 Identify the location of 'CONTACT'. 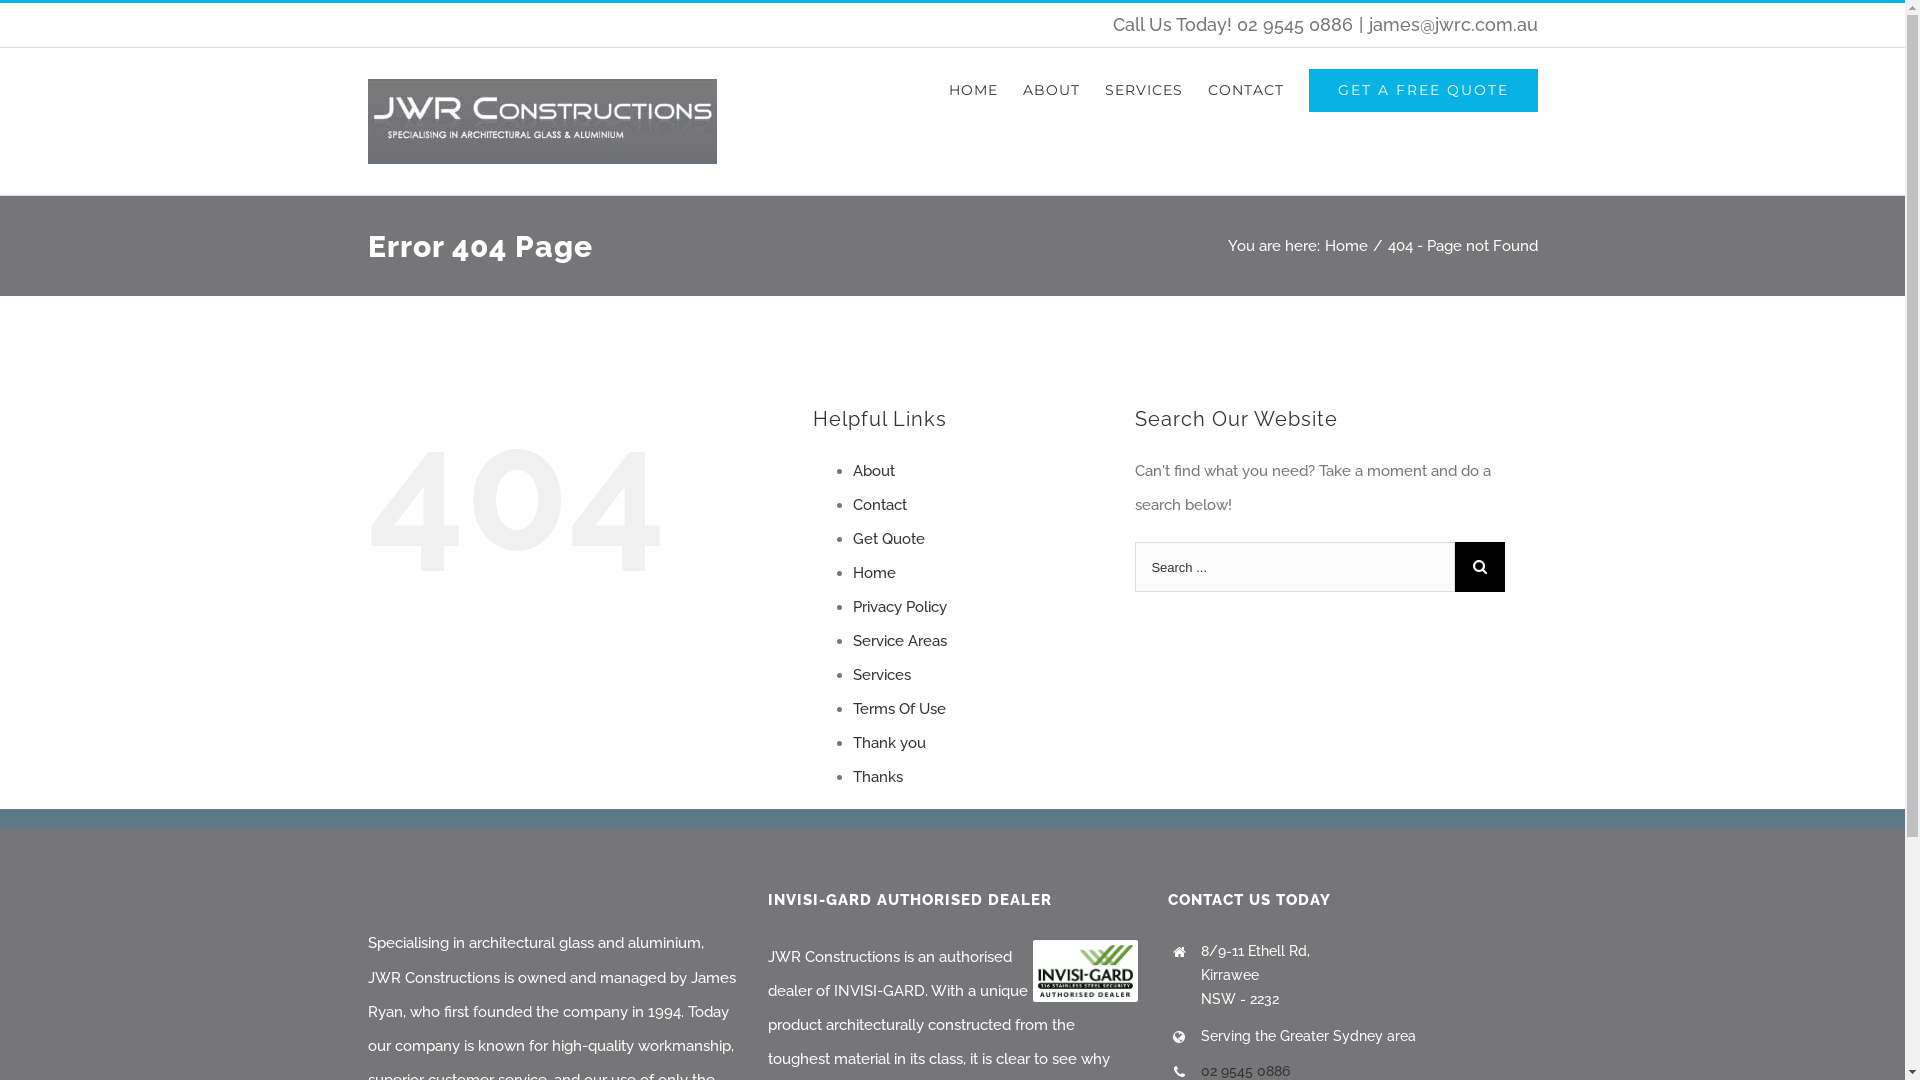
(1207, 88).